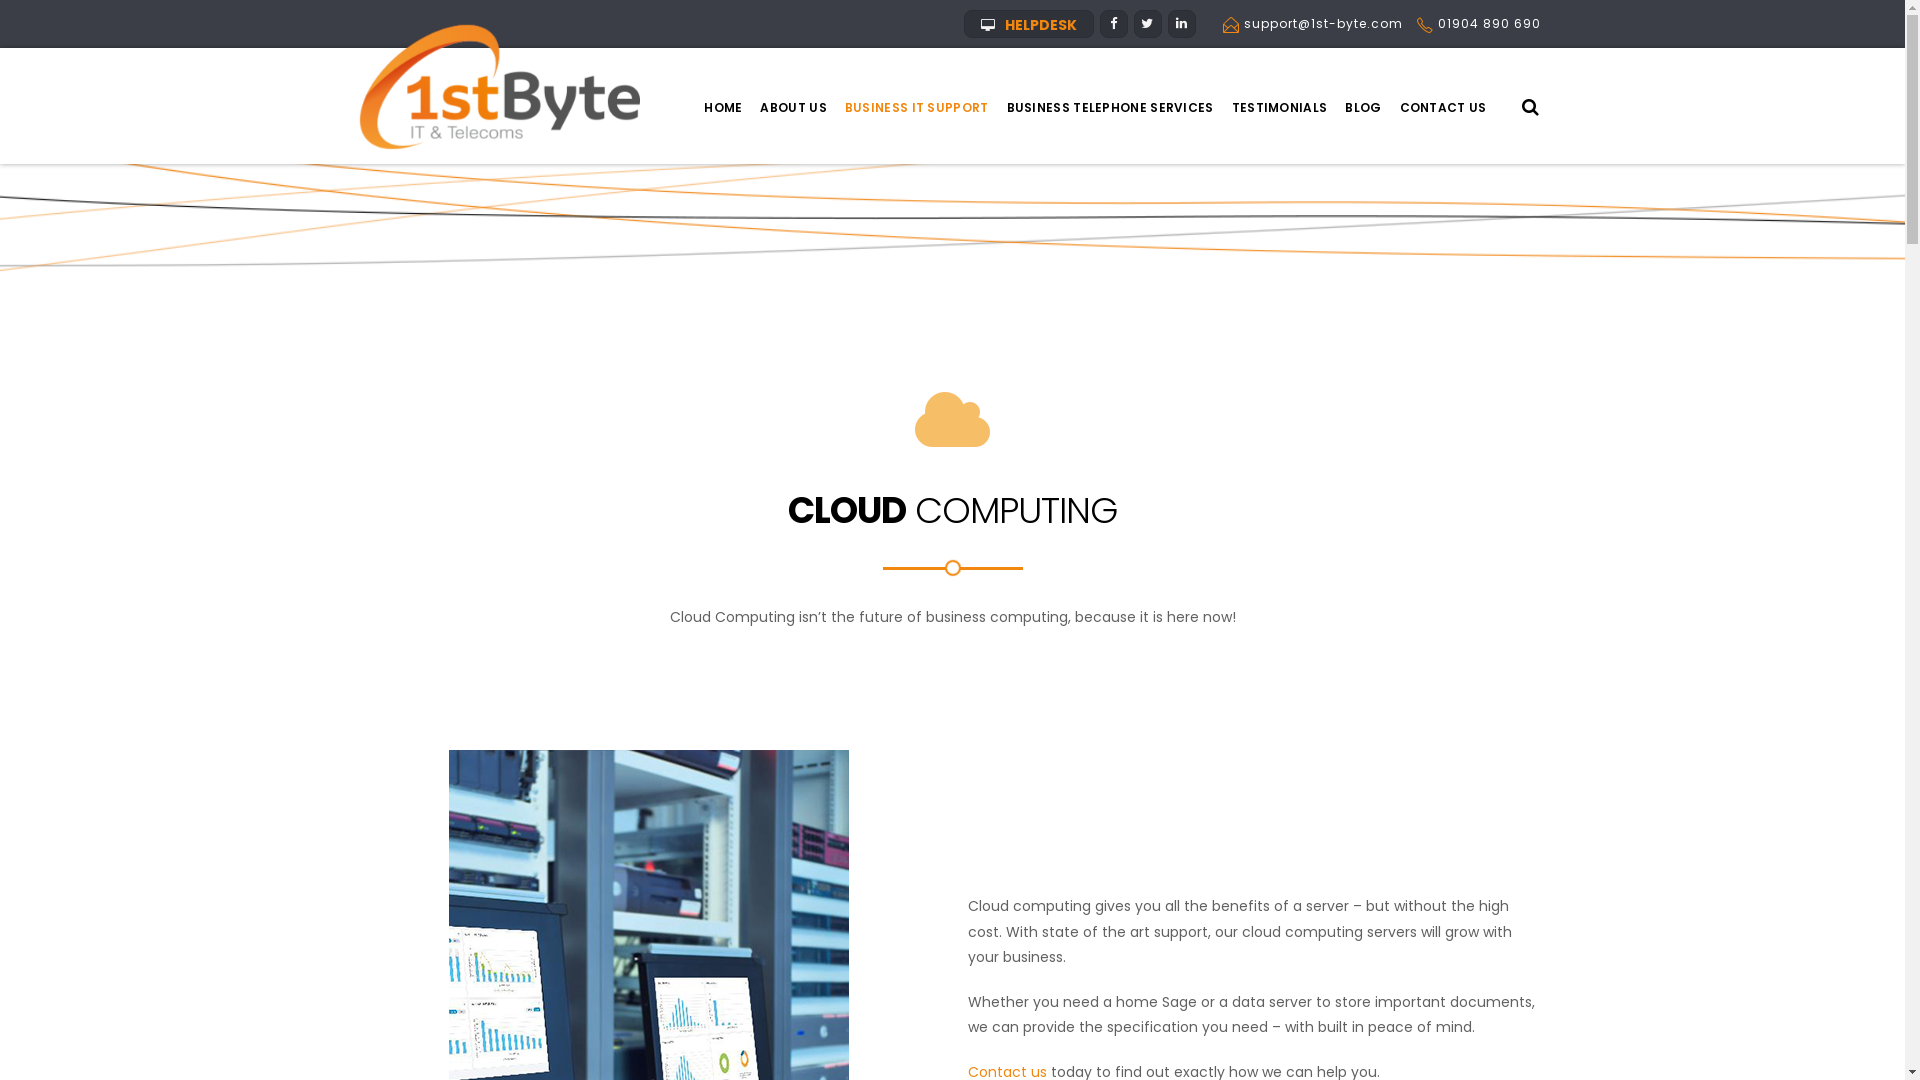 This screenshot has width=1920, height=1080. I want to click on 'HOME', so click(695, 108).